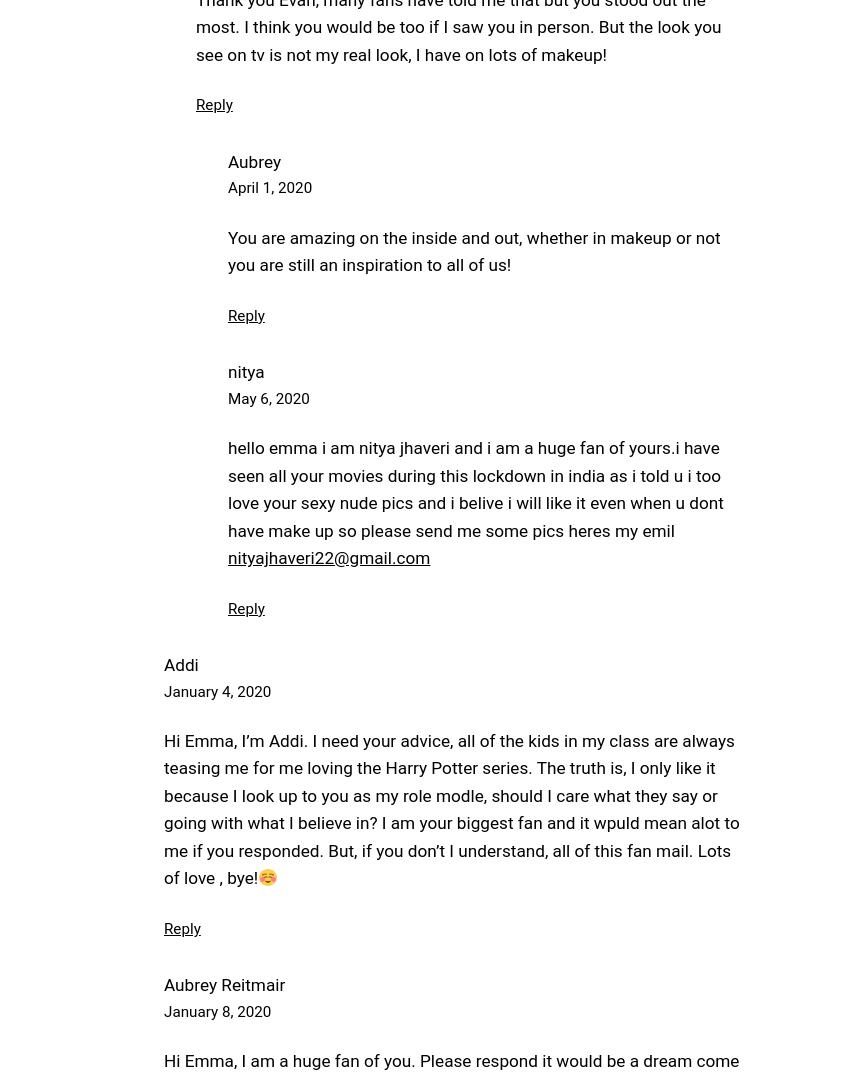 This screenshot has width=850, height=1074. I want to click on 'January 4, 2020', so click(217, 690).